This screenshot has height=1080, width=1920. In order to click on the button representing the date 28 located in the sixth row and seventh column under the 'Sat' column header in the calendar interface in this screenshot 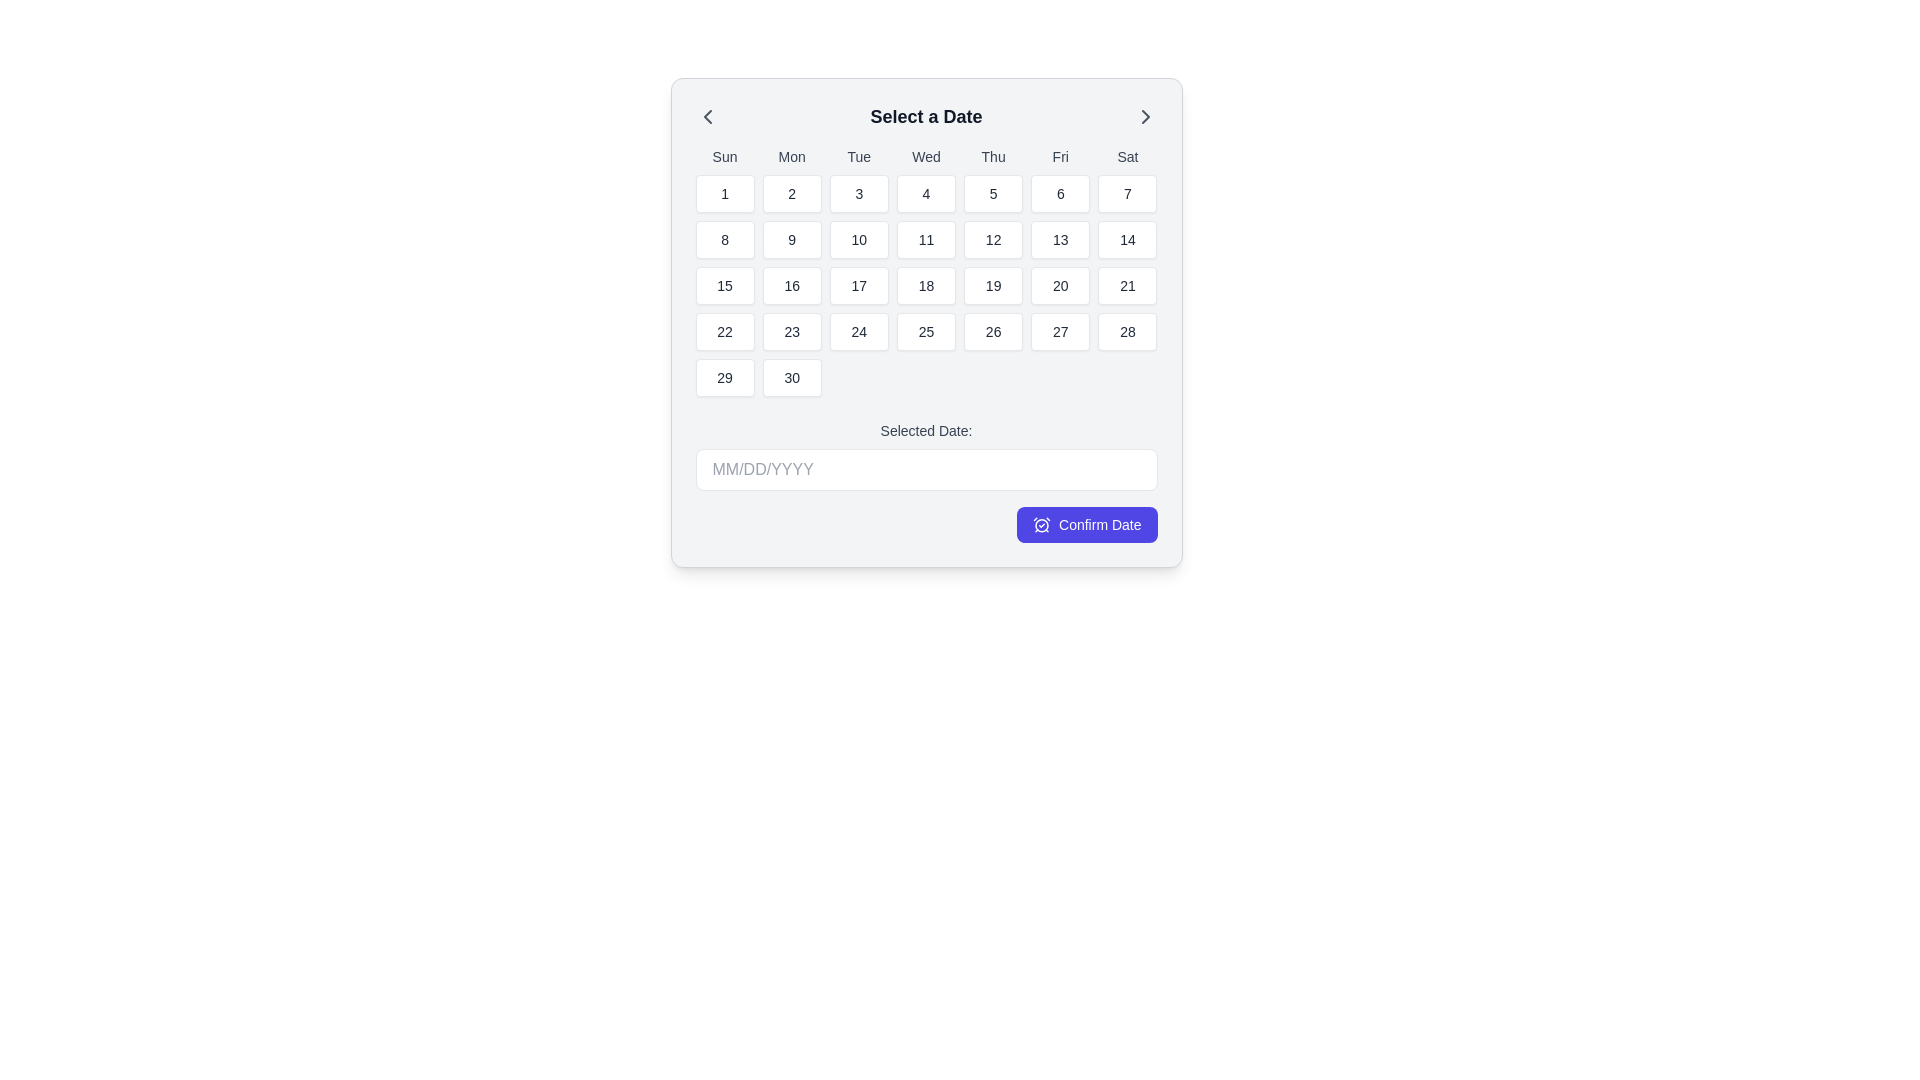, I will do `click(1128, 330)`.